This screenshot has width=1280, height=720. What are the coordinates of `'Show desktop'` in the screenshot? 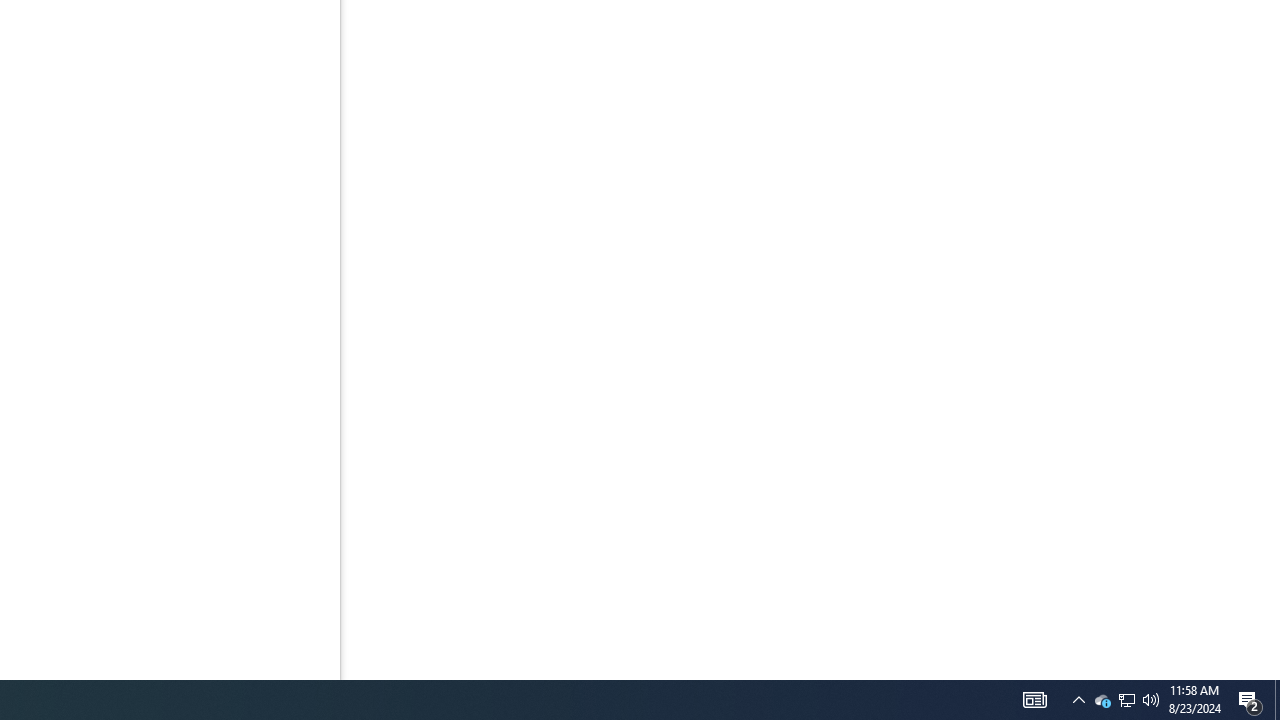 It's located at (1276, 698).